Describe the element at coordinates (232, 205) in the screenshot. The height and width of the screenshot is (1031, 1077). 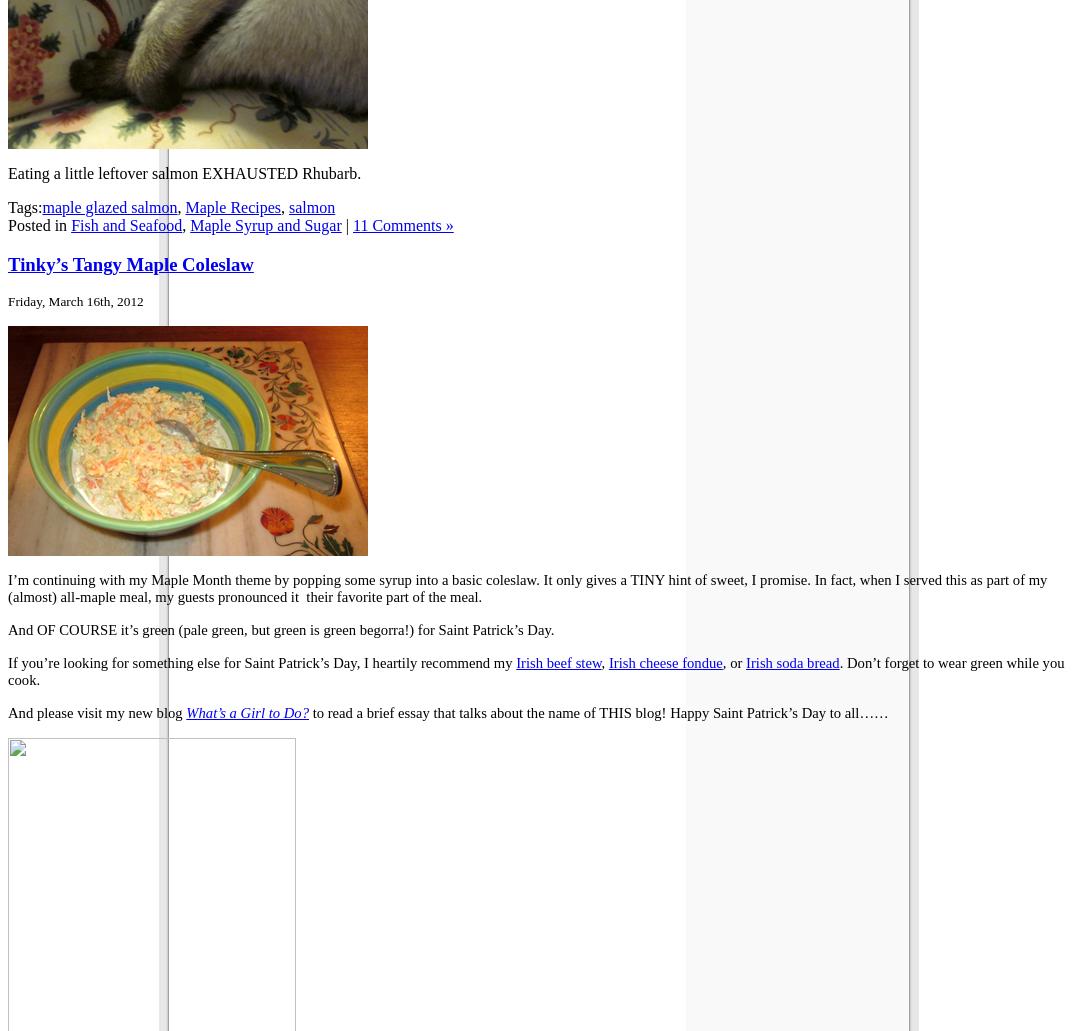
I see `'Maple Recipes'` at that location.